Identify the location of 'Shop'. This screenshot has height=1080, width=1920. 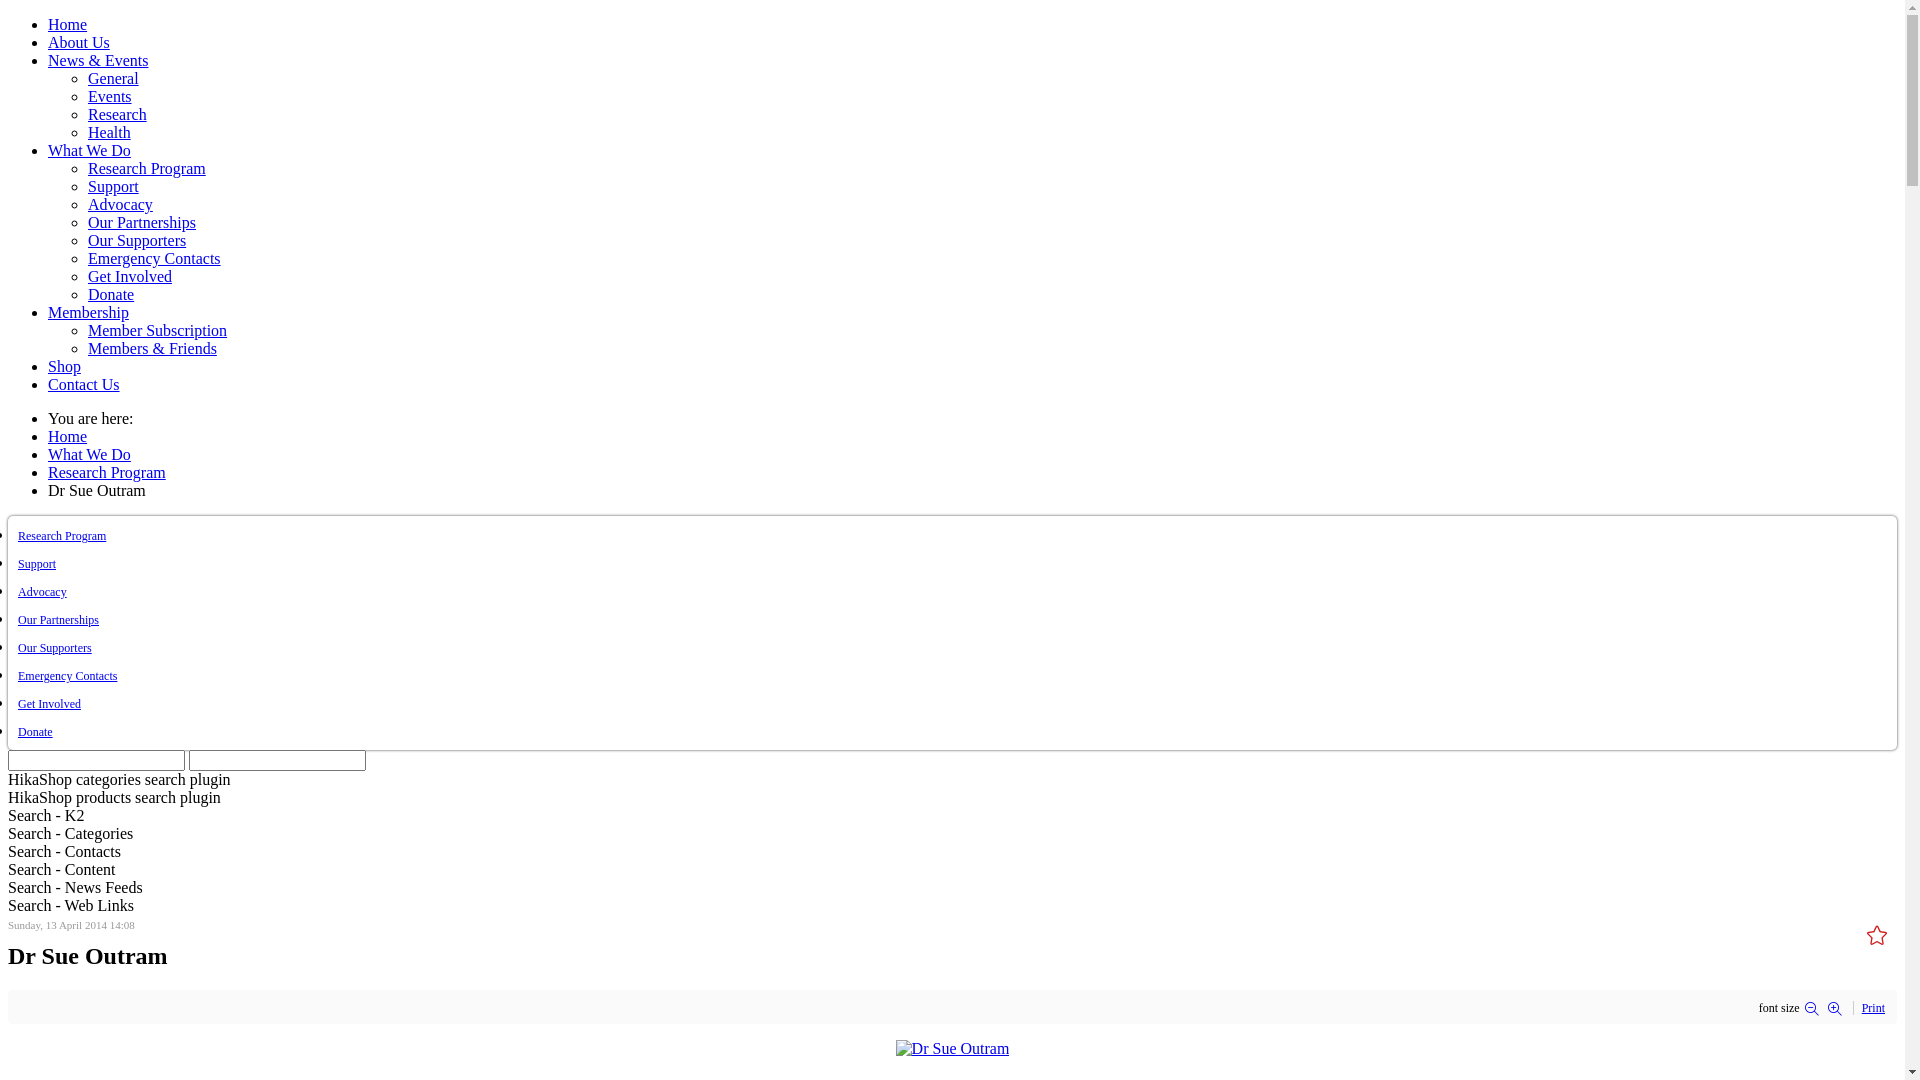
(48, 366).